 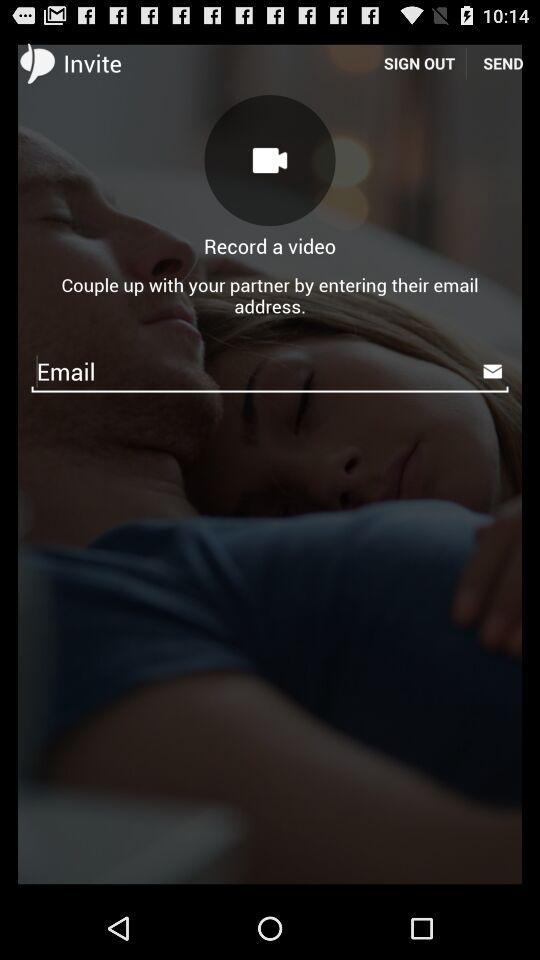 What do you see at coordinates (418, 62) in the screenshot?
I see `the icon to the left of the send icon` at bounding box center [418, 62].